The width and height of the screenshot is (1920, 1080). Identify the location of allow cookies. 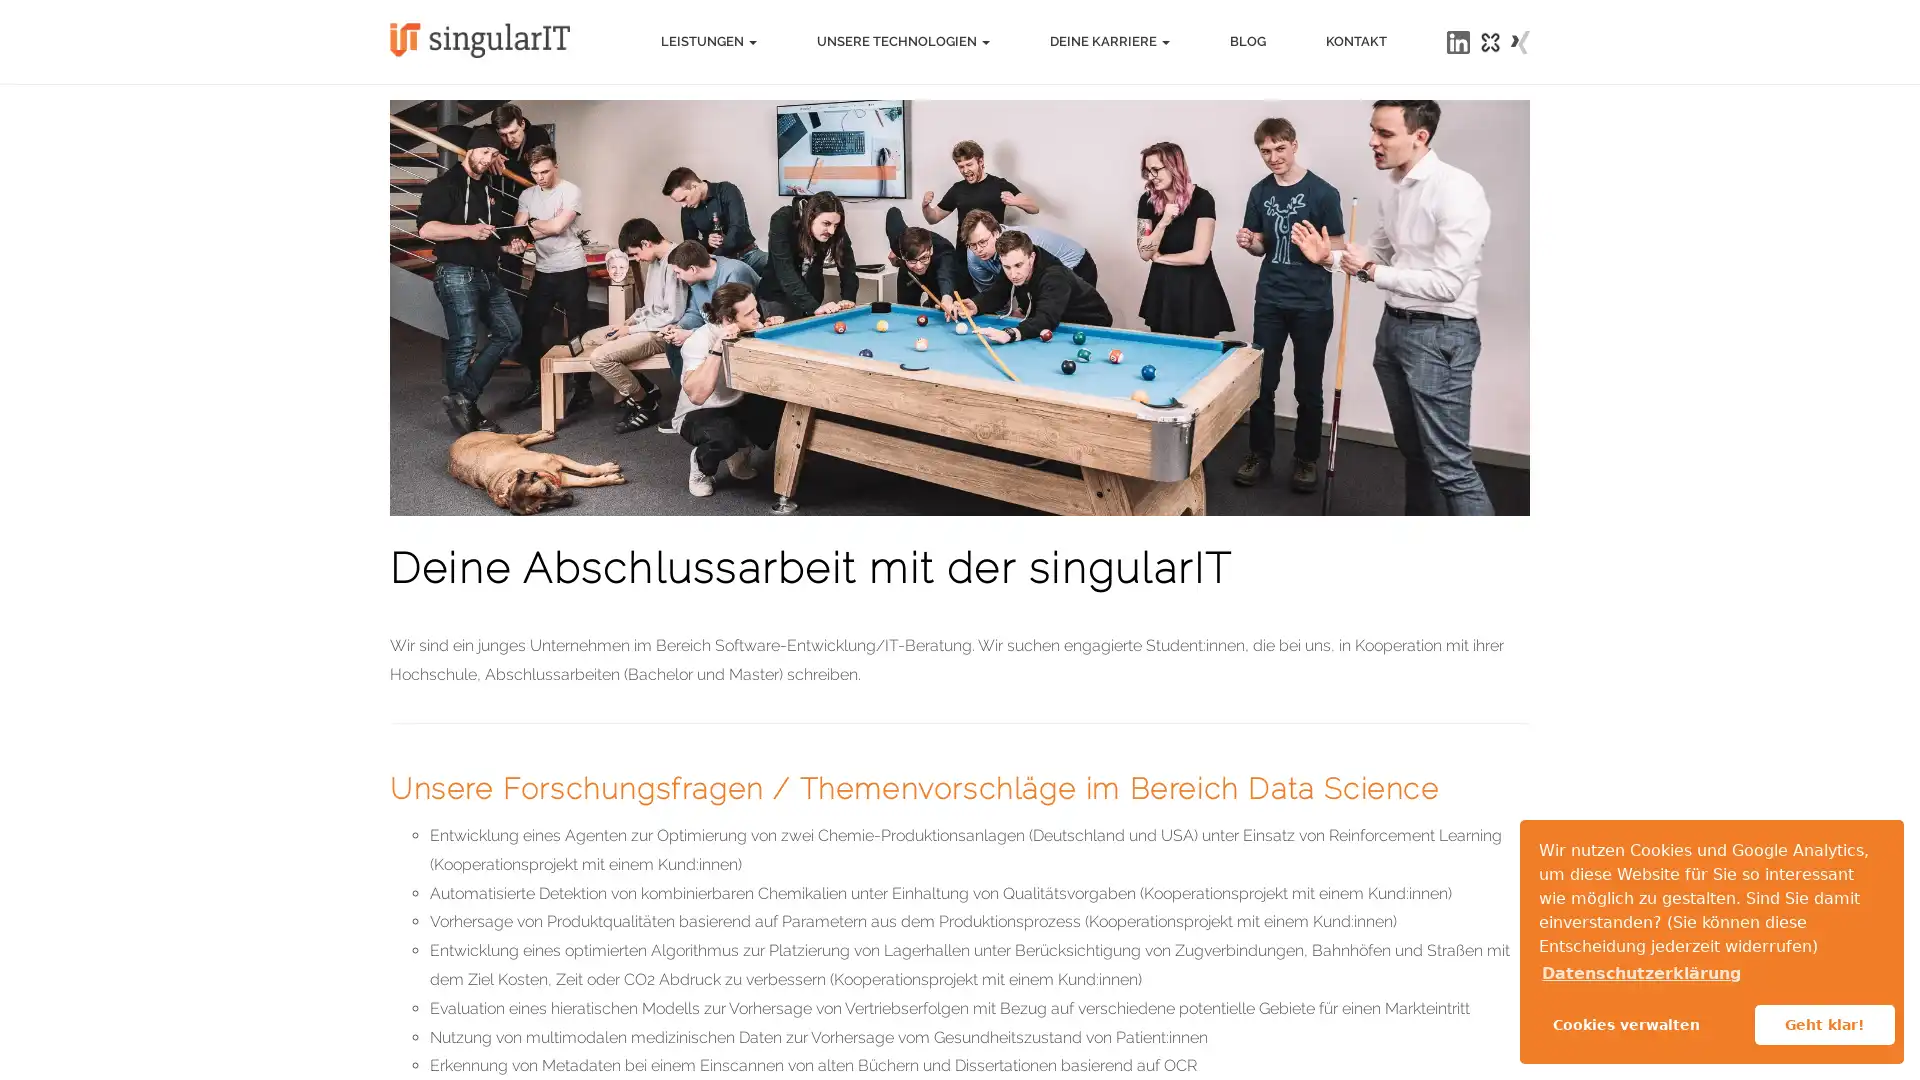
(1824, 1024).